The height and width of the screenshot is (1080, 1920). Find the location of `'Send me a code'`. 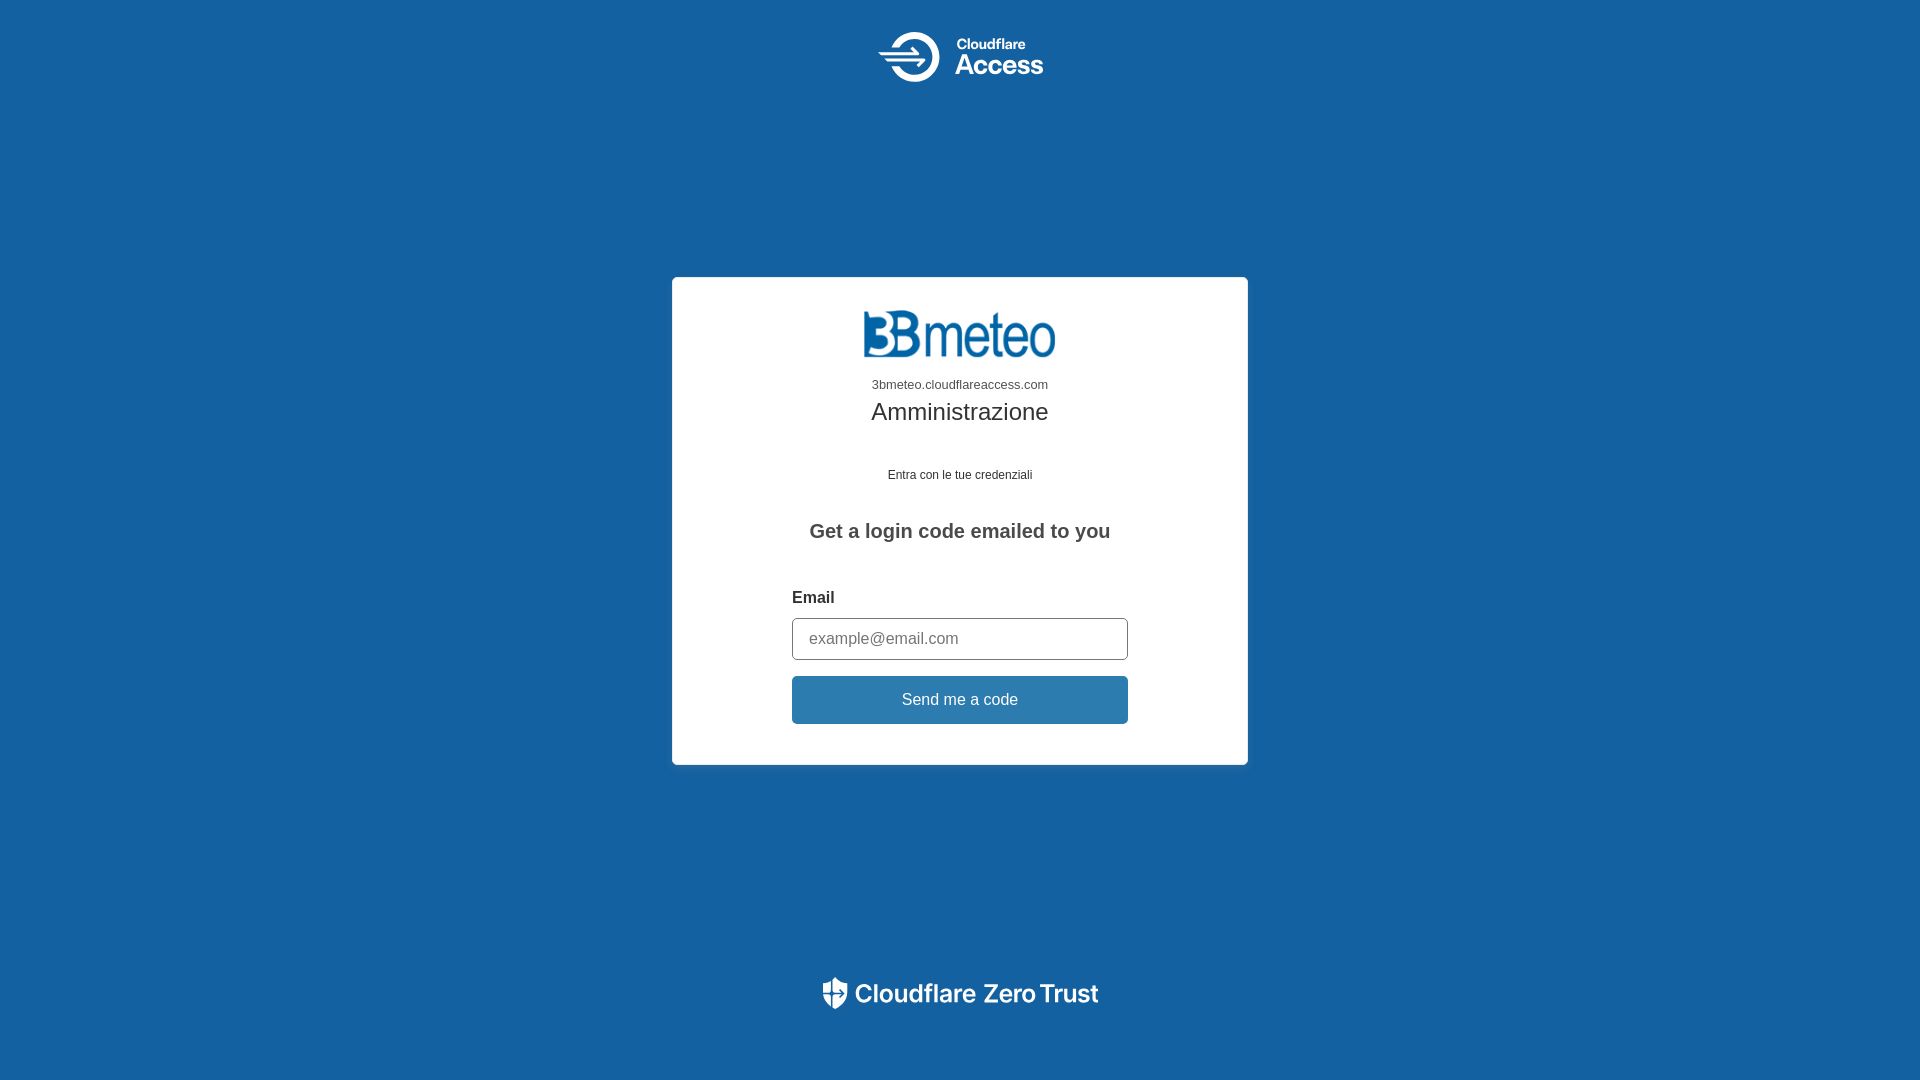

'Send me a code' is located at coordinates (960, 698).